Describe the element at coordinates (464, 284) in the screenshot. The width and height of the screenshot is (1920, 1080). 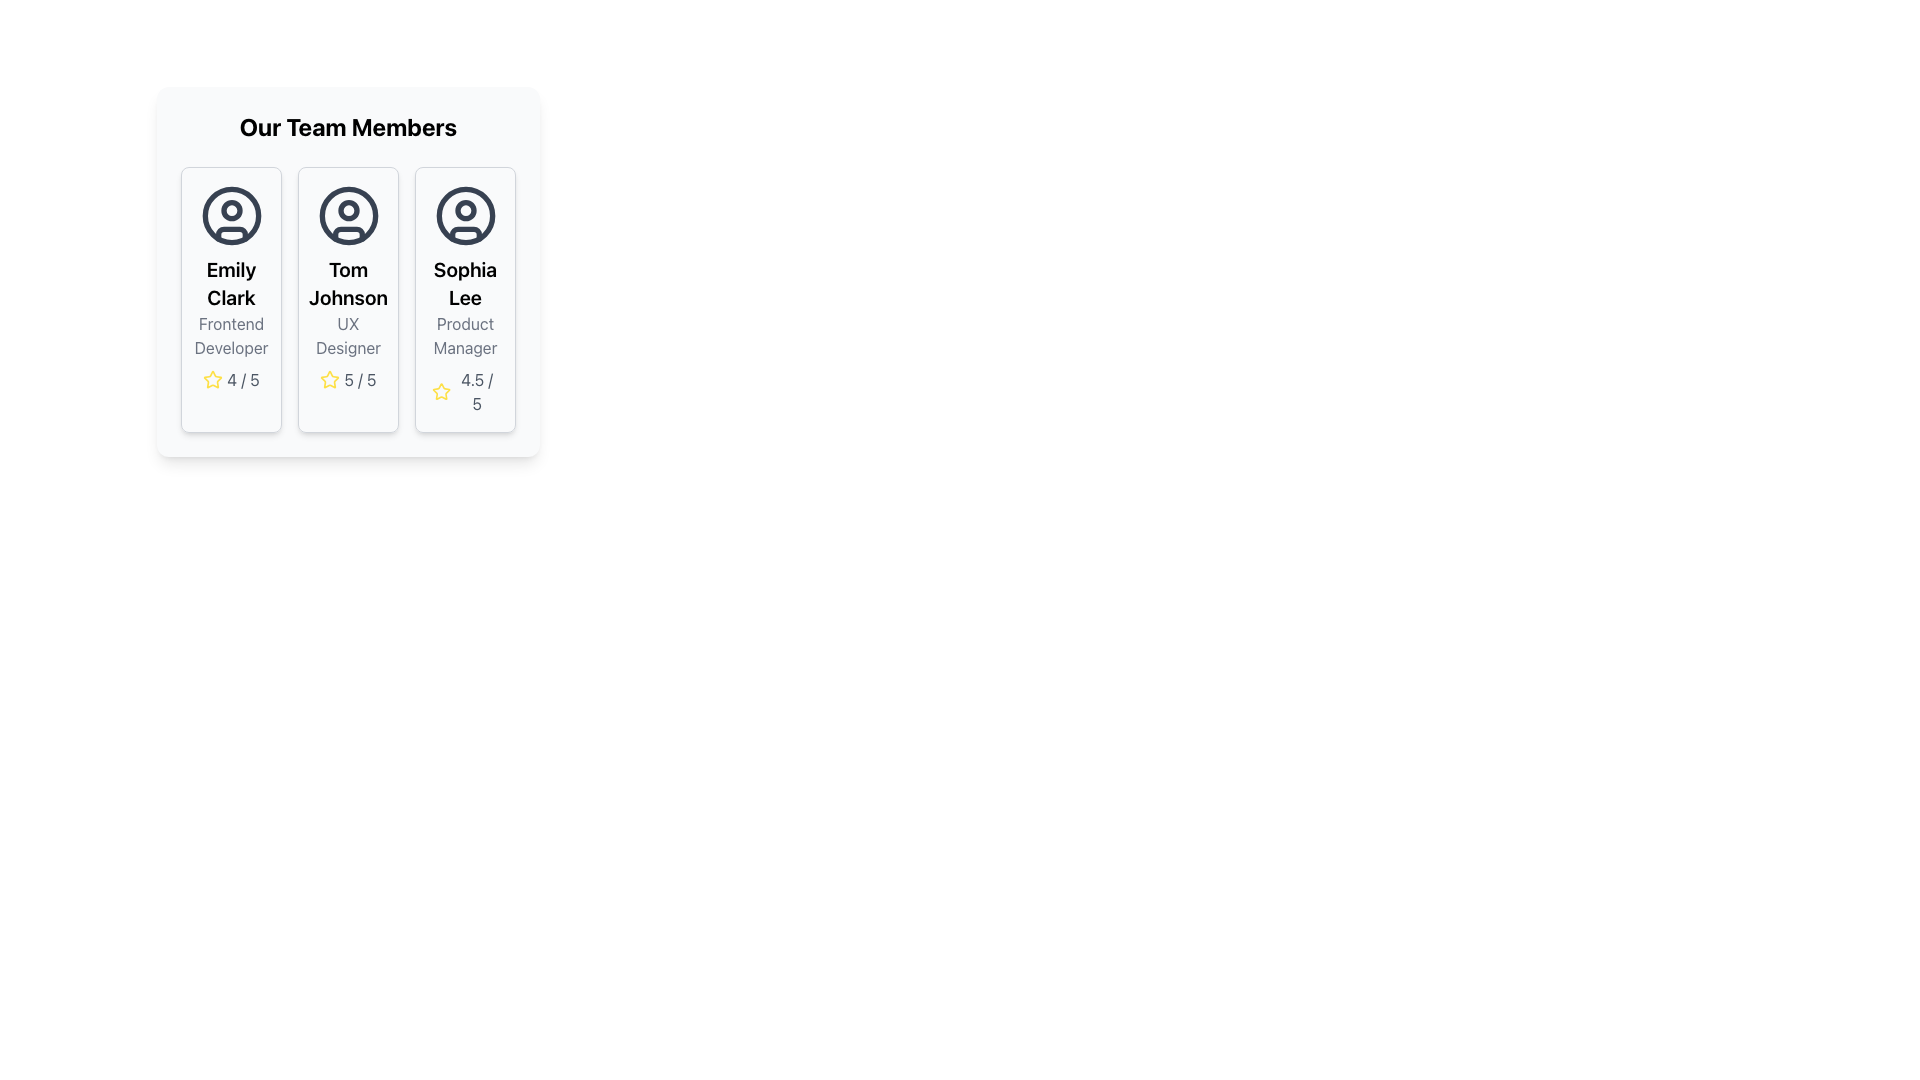
I see `the Static Text Label that displays the name of the individual, which is centered horizontally in the profile card, located below the avatar icon and above the 'Product Manager' text` at that location.